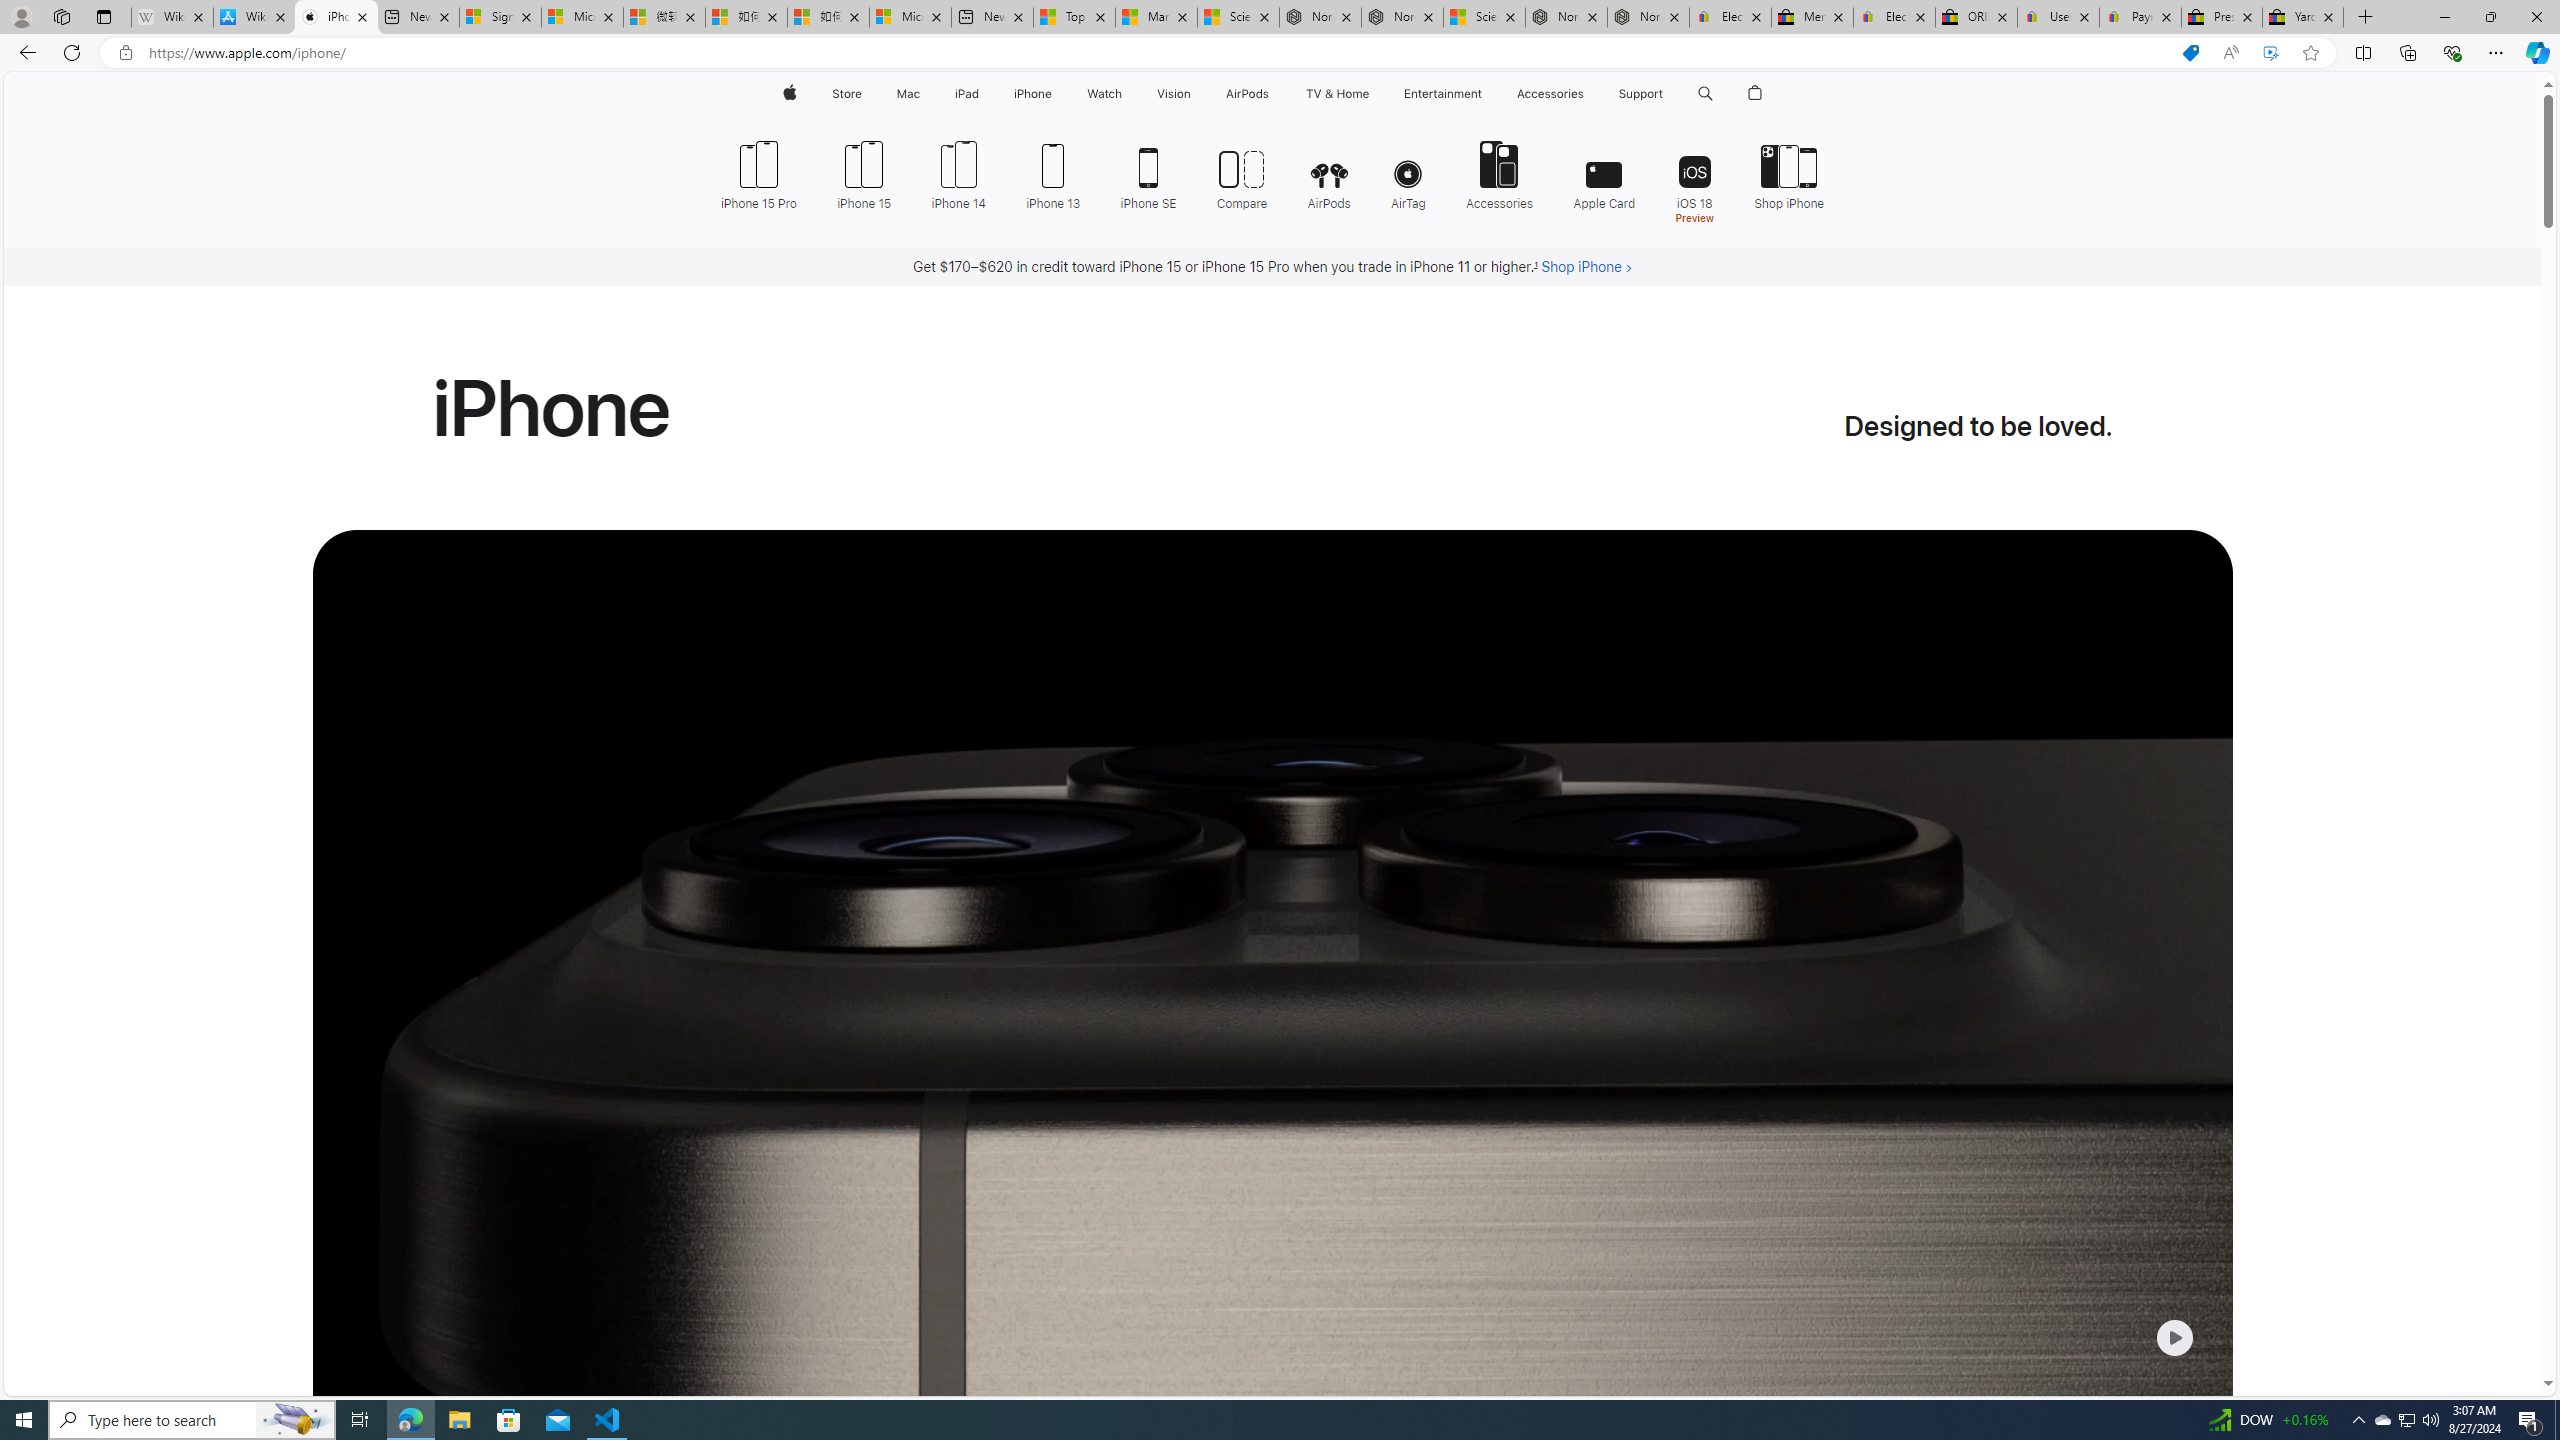  I want to click on 'iOS 18 Preview', so click(1693, 180).